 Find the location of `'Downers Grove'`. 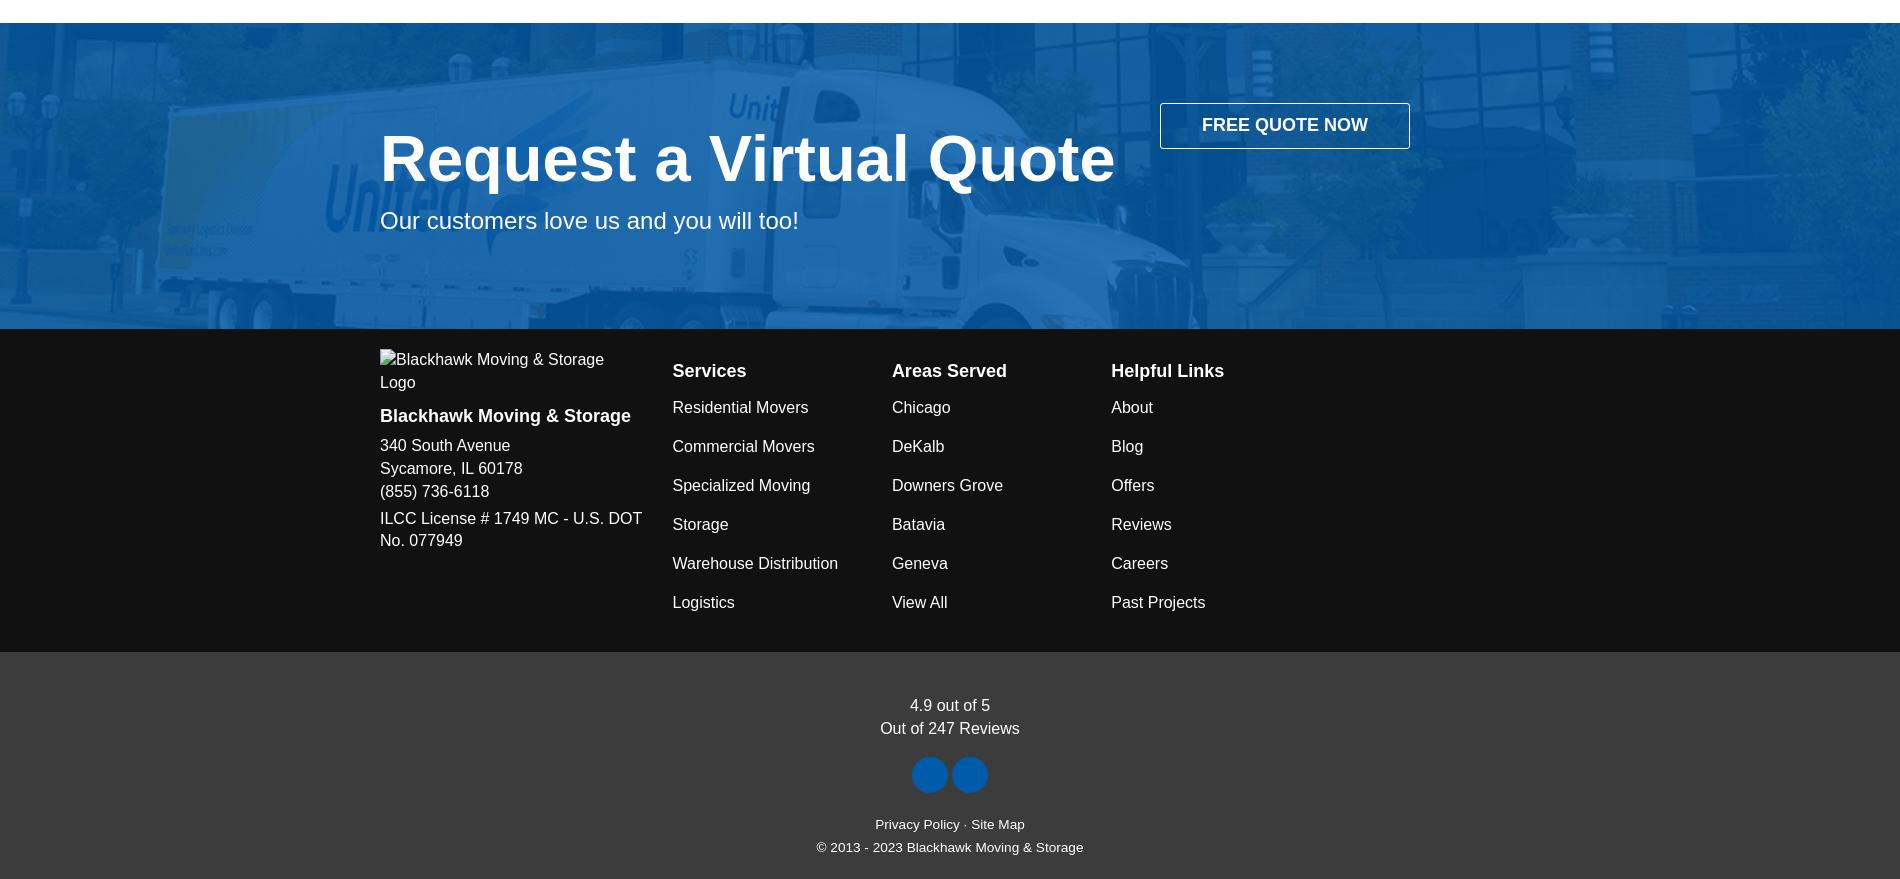

'Downers Grove' is located at coordinates (945, 484).